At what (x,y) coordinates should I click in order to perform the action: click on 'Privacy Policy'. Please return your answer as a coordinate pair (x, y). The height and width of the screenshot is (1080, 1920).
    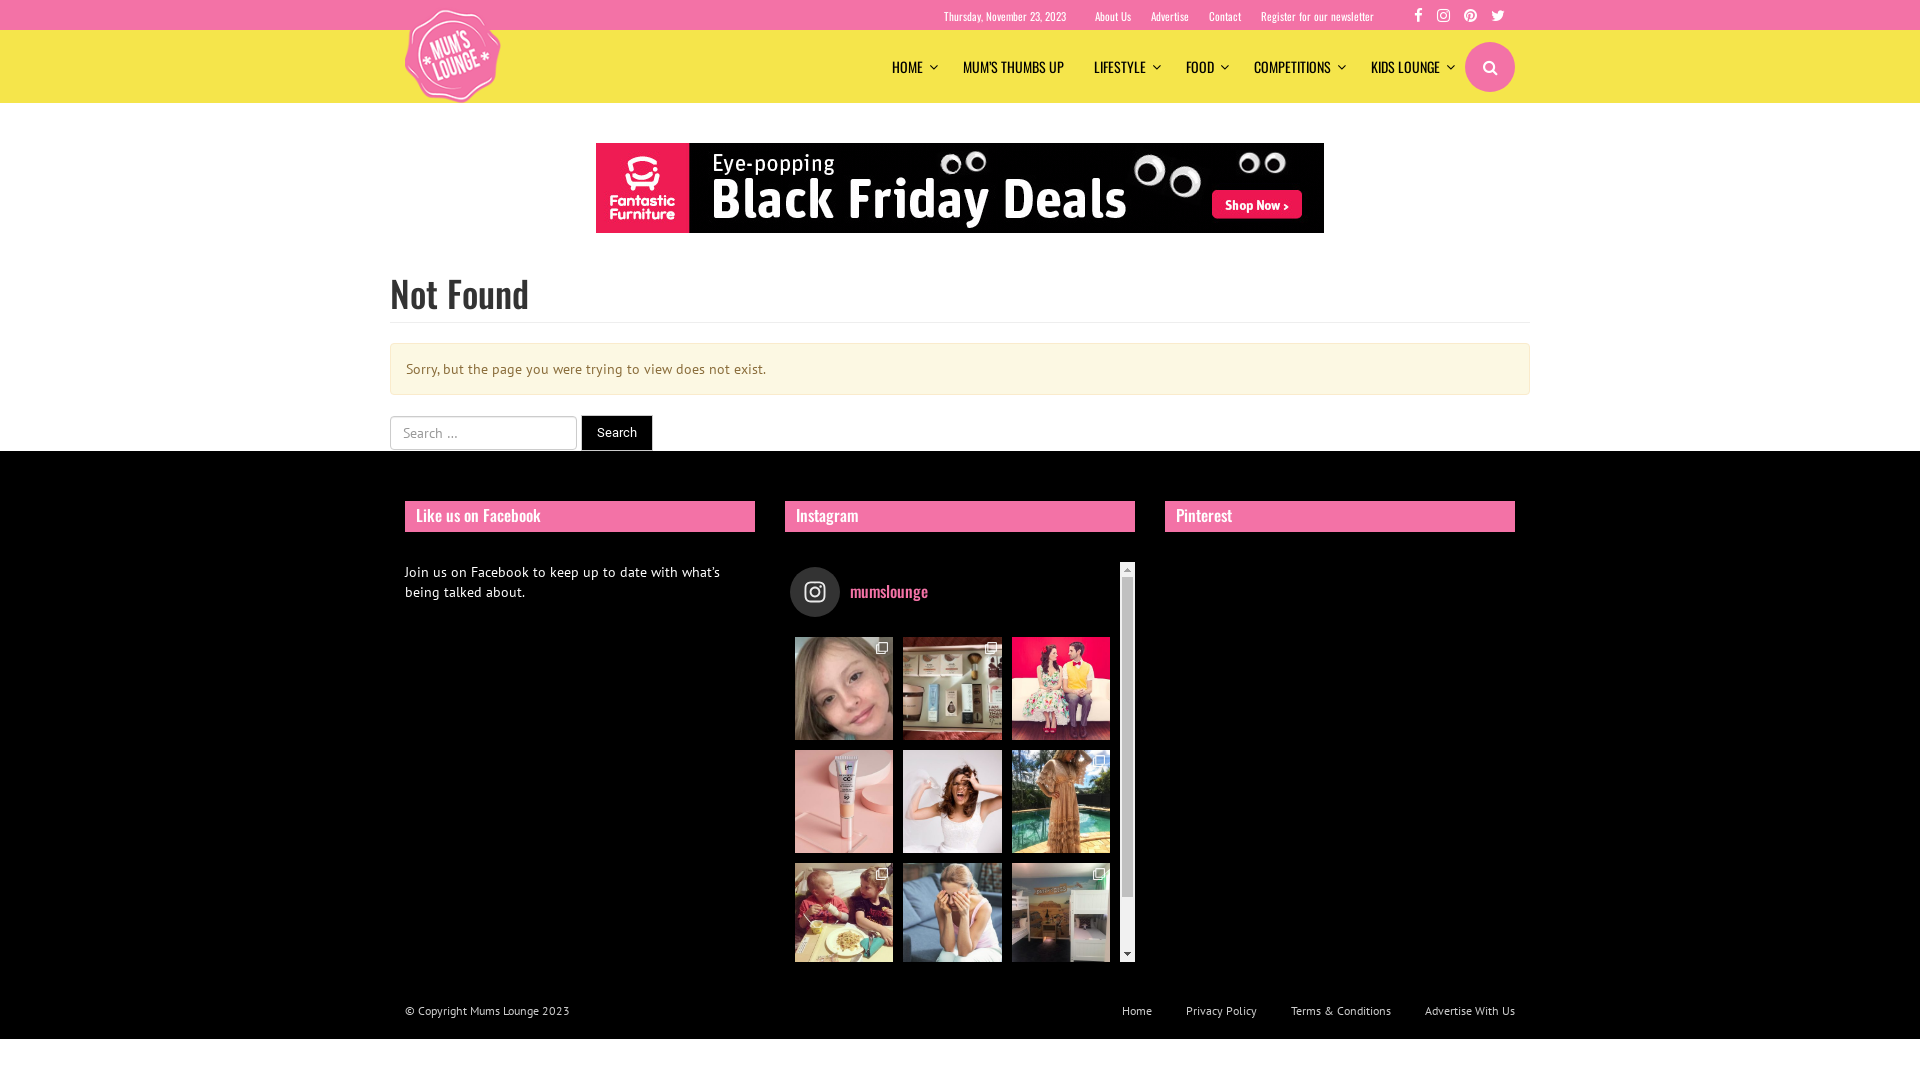
    Looking at the image, I should click on (1171, 1010).